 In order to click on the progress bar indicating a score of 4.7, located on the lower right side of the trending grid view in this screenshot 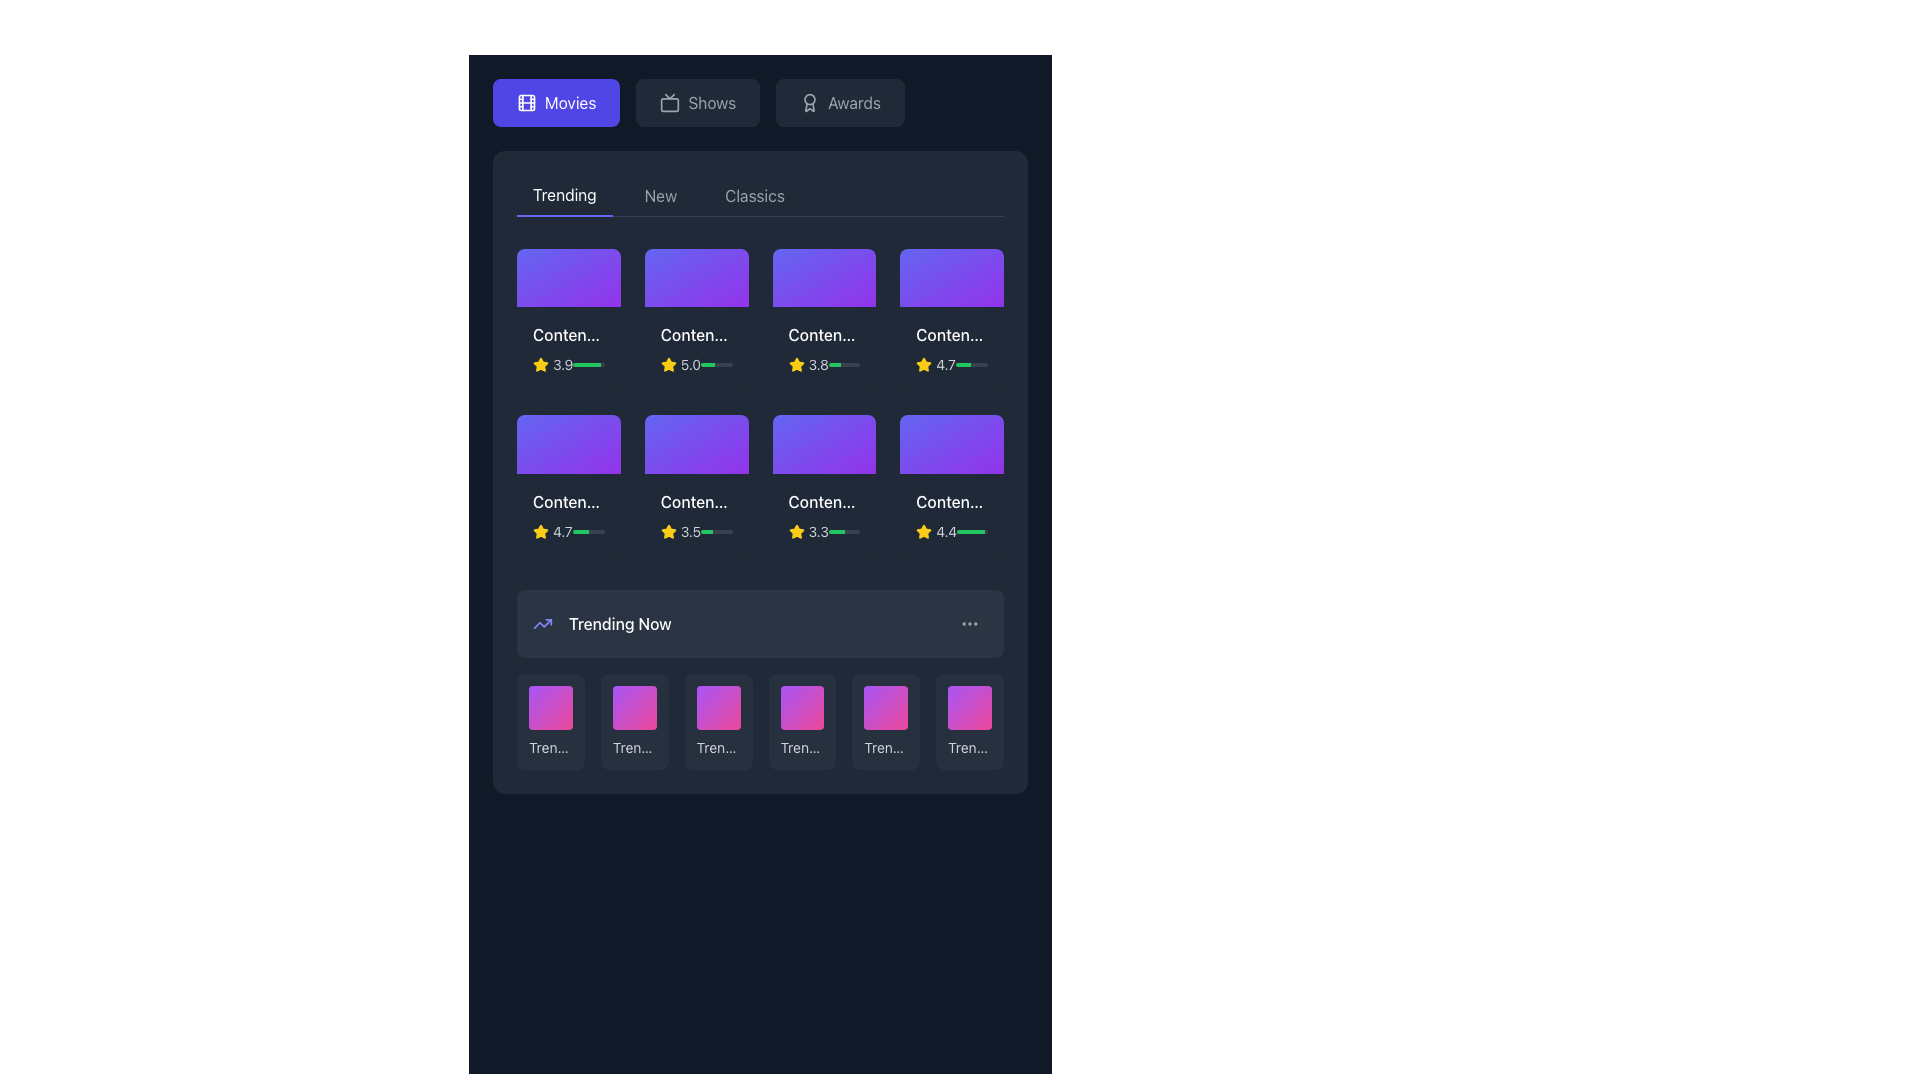, I will do `click(971, 365)`.